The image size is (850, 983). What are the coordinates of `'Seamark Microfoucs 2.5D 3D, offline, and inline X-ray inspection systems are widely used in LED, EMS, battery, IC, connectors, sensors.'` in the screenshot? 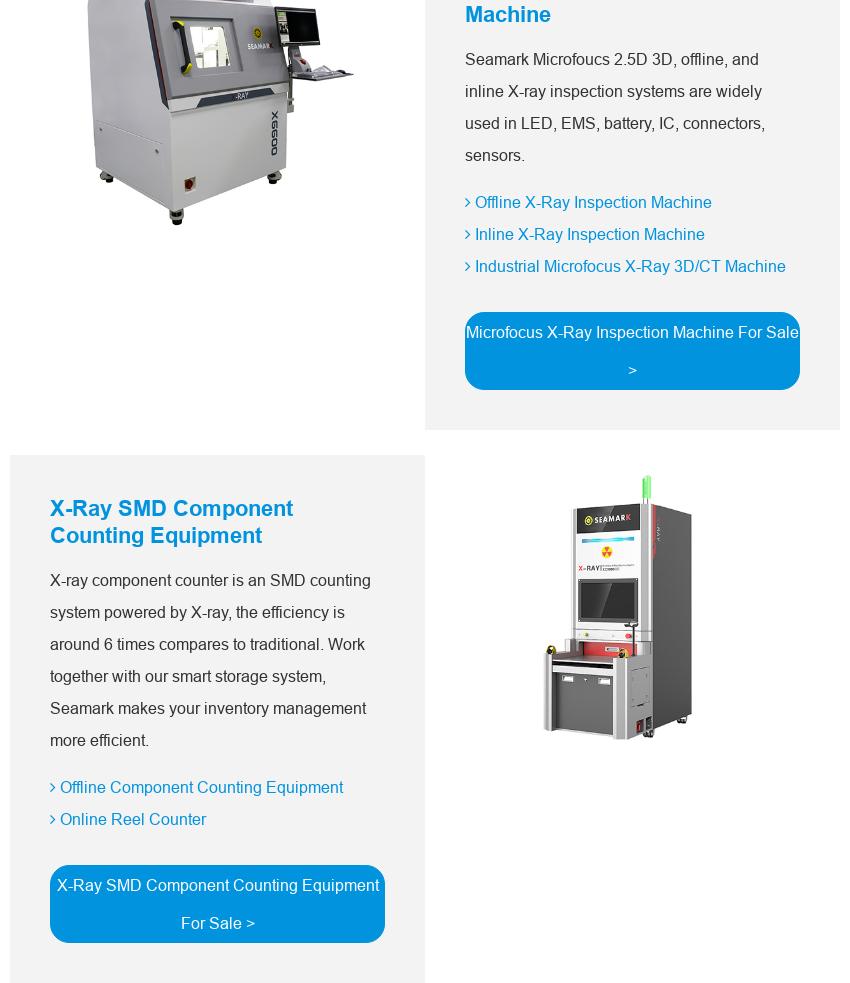 It's located at (613, 106).